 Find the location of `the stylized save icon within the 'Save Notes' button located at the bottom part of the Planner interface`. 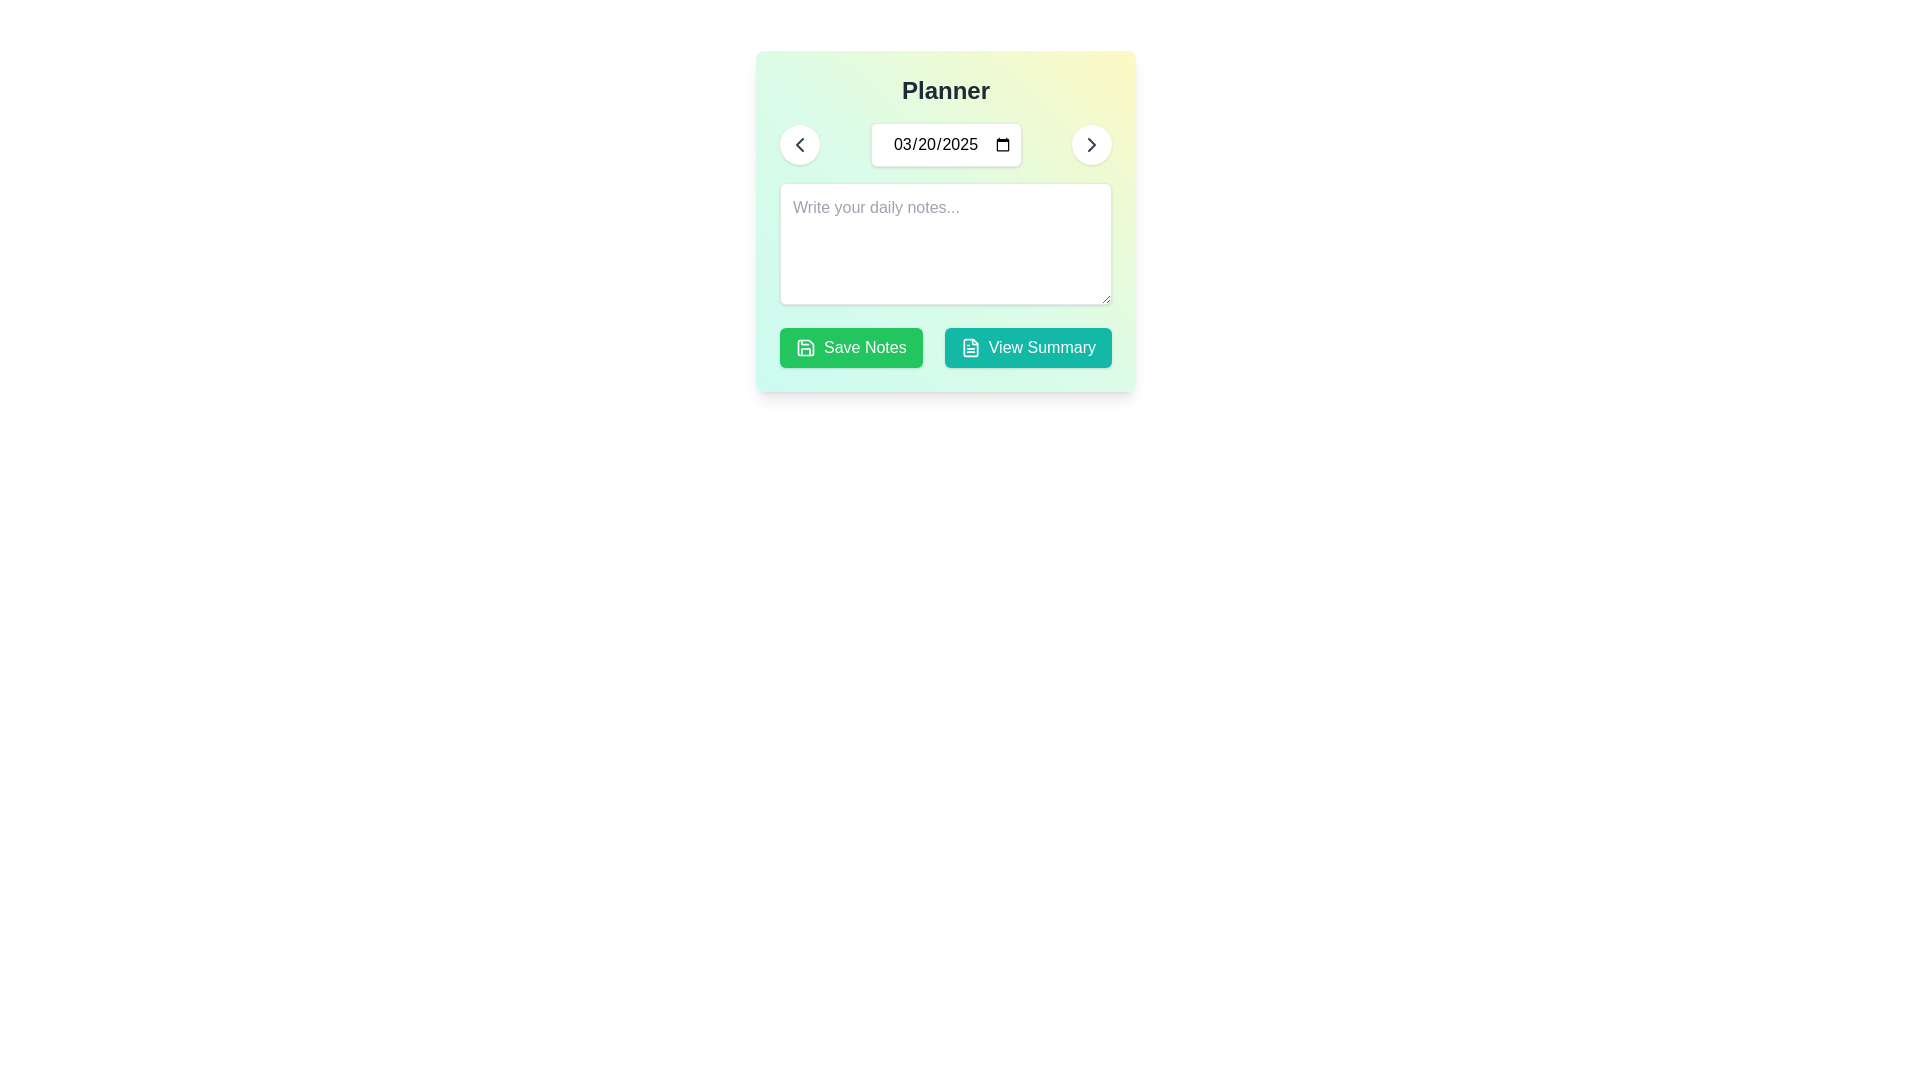

the stylized save icon within the 'Save Notes' button located at the bottom part of the Planner interface is located at coordinates (806, 346).